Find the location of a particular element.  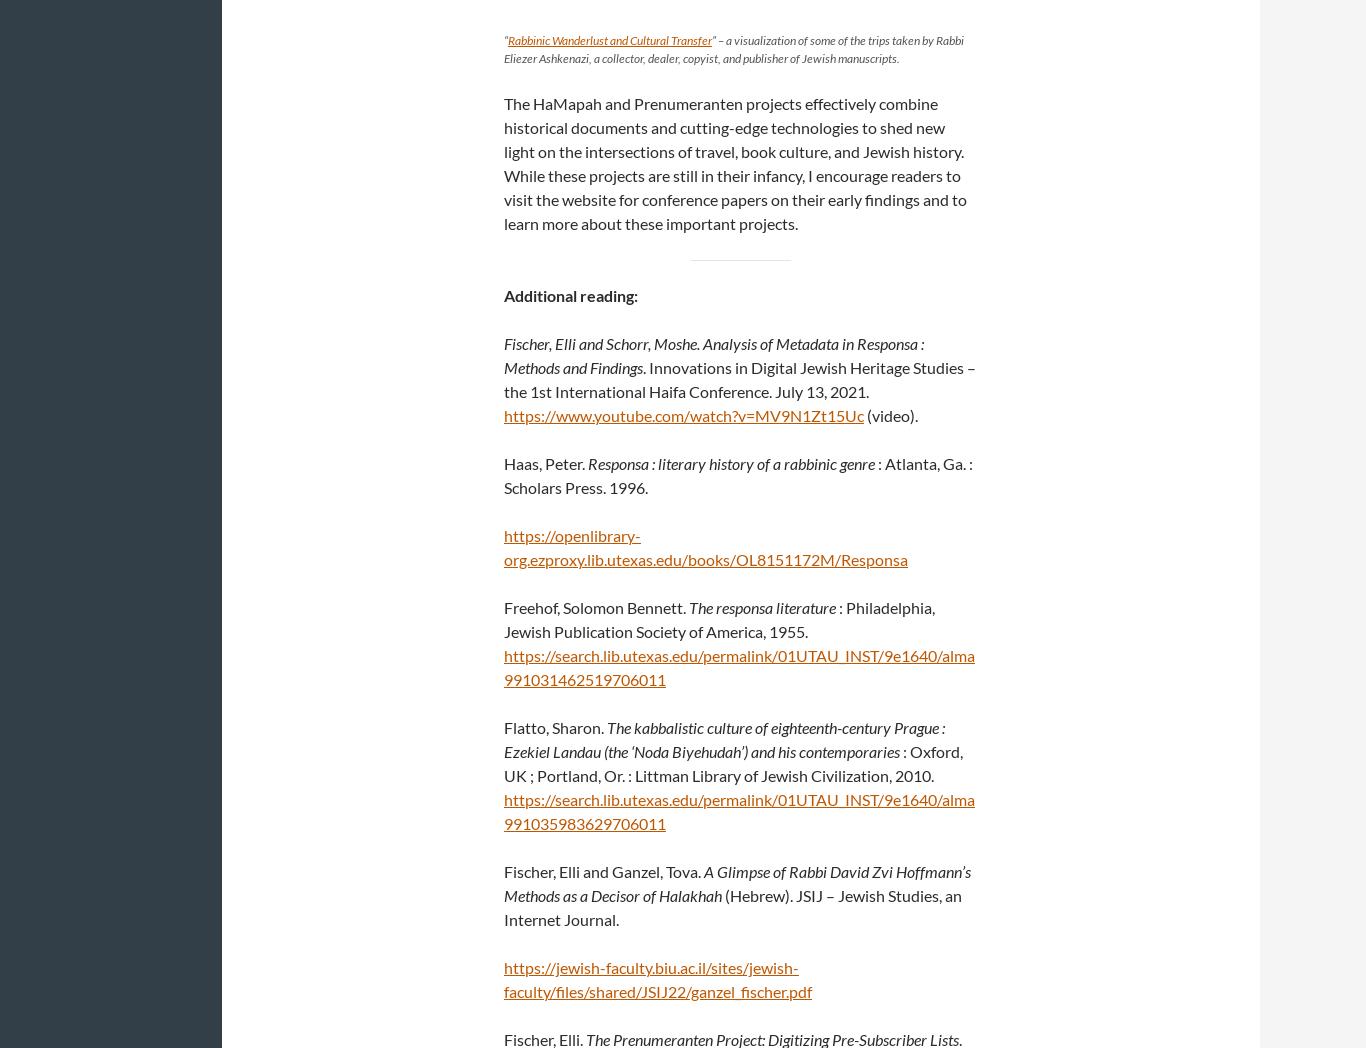

'. Innovations in Digital Jewish Heritage Studies – the 1st International Haifa Conference. July 13, 2021.' is located at coordinates (739, 378).